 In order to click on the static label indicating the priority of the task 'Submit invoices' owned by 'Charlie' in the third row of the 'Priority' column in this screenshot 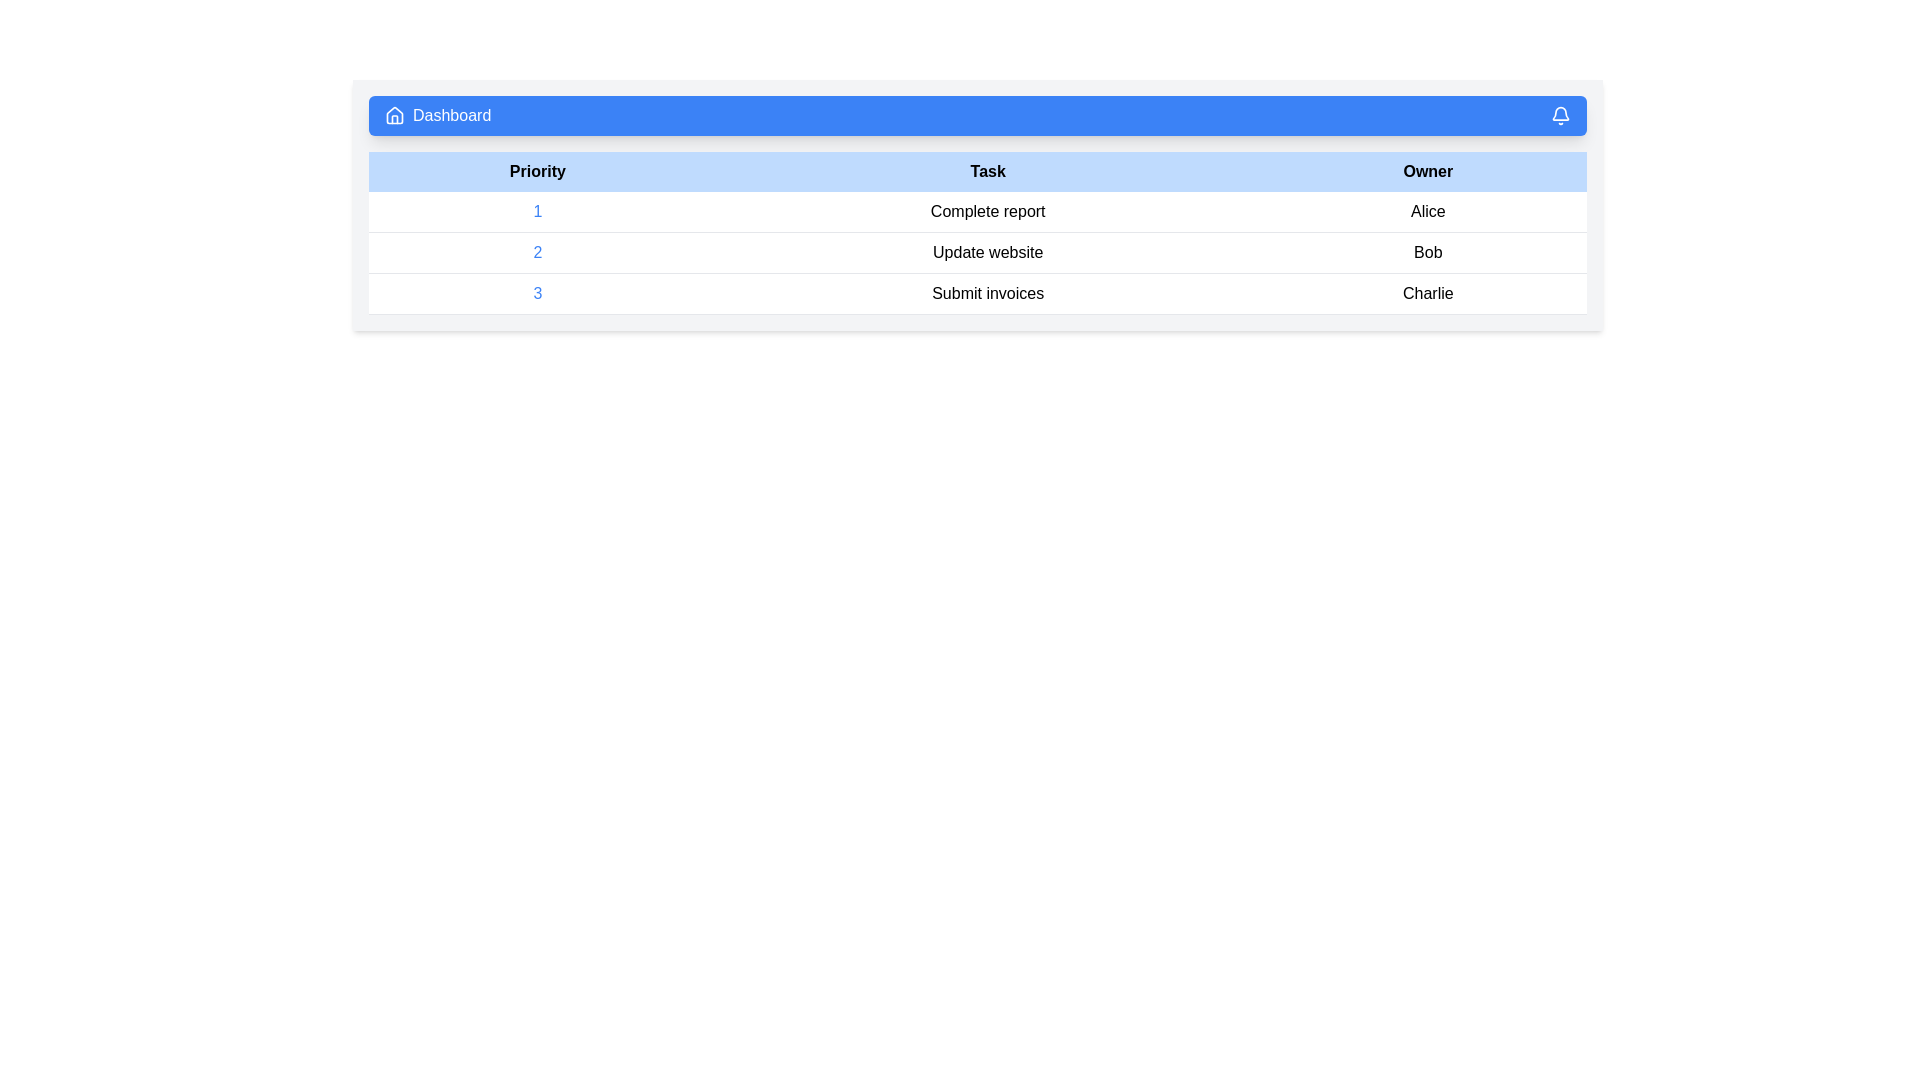, I will do `click(537, 293)`.